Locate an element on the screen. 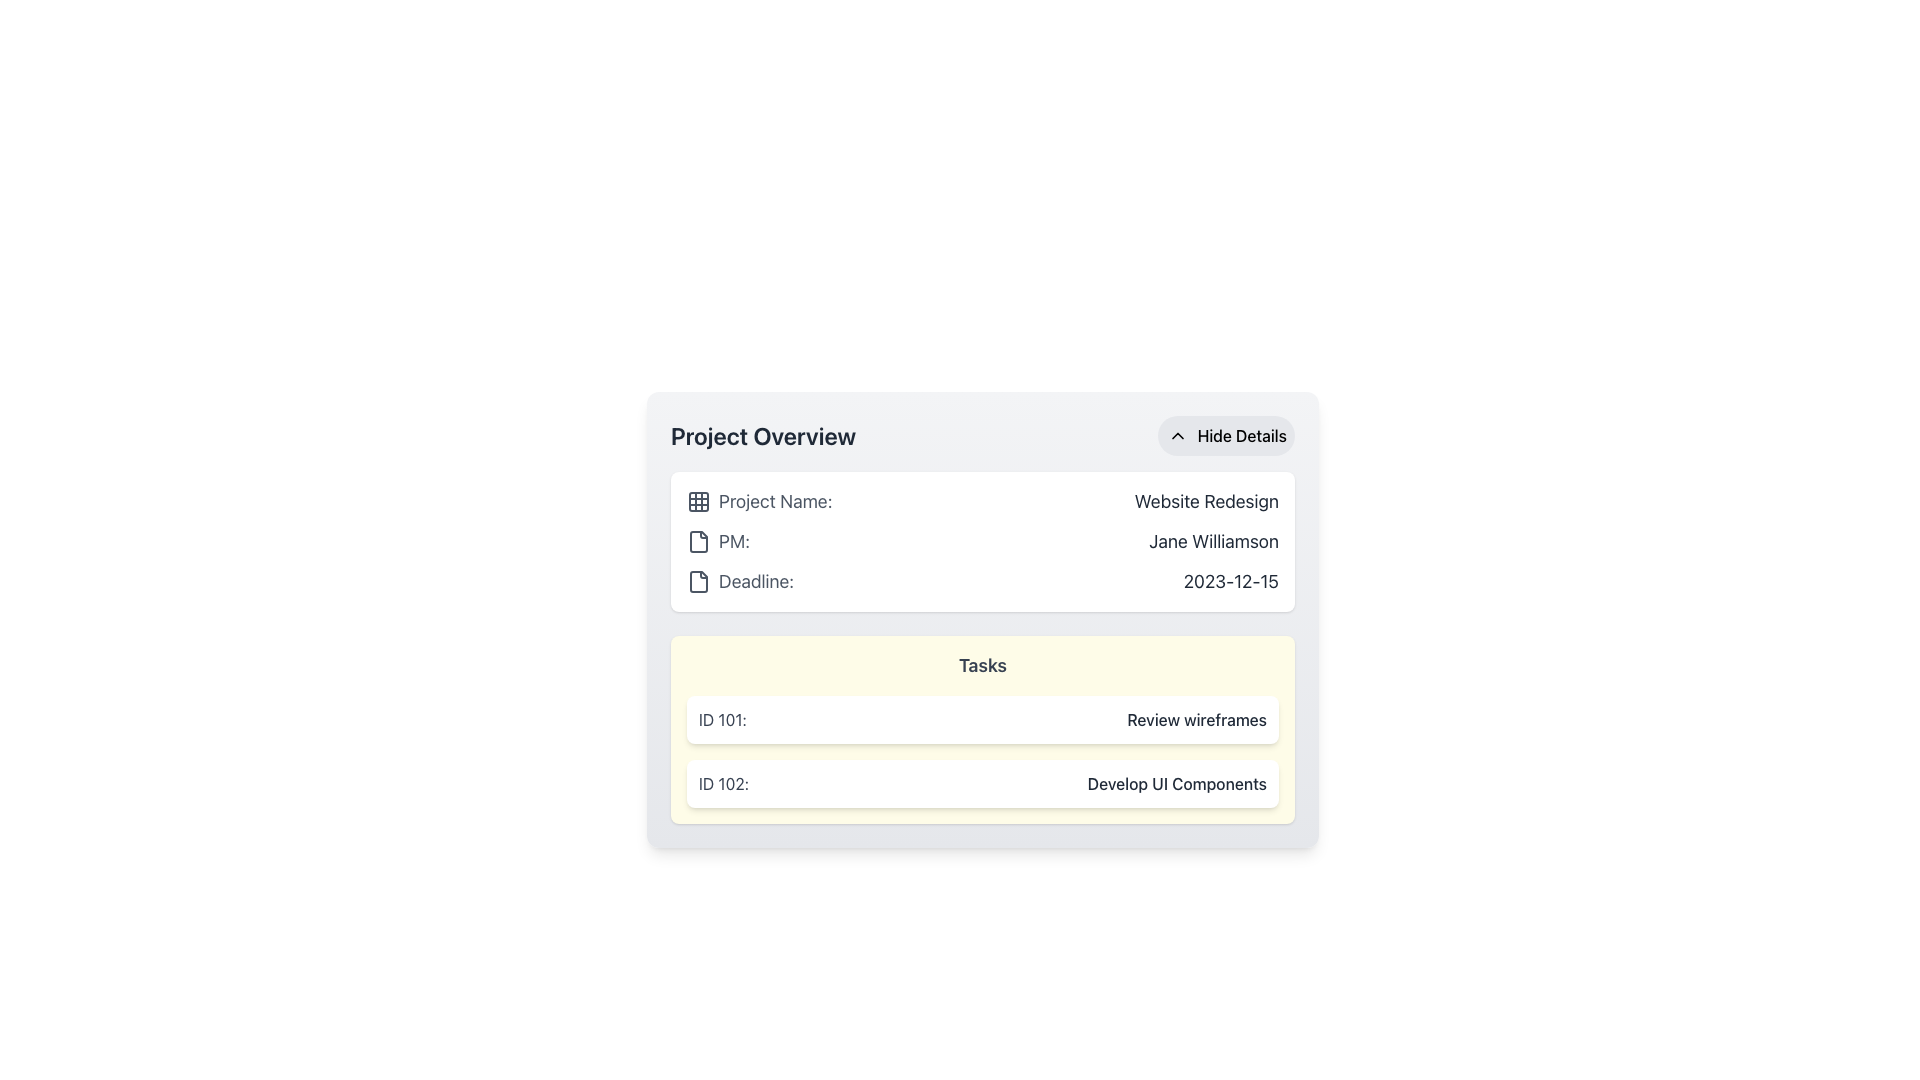 The width and height of the screenshot is (1920, 1080). the central grid cell of the top row in the 3x3 grid icon, which is a small square with rounded corners and a dark border is located at coordinates (699, 500).